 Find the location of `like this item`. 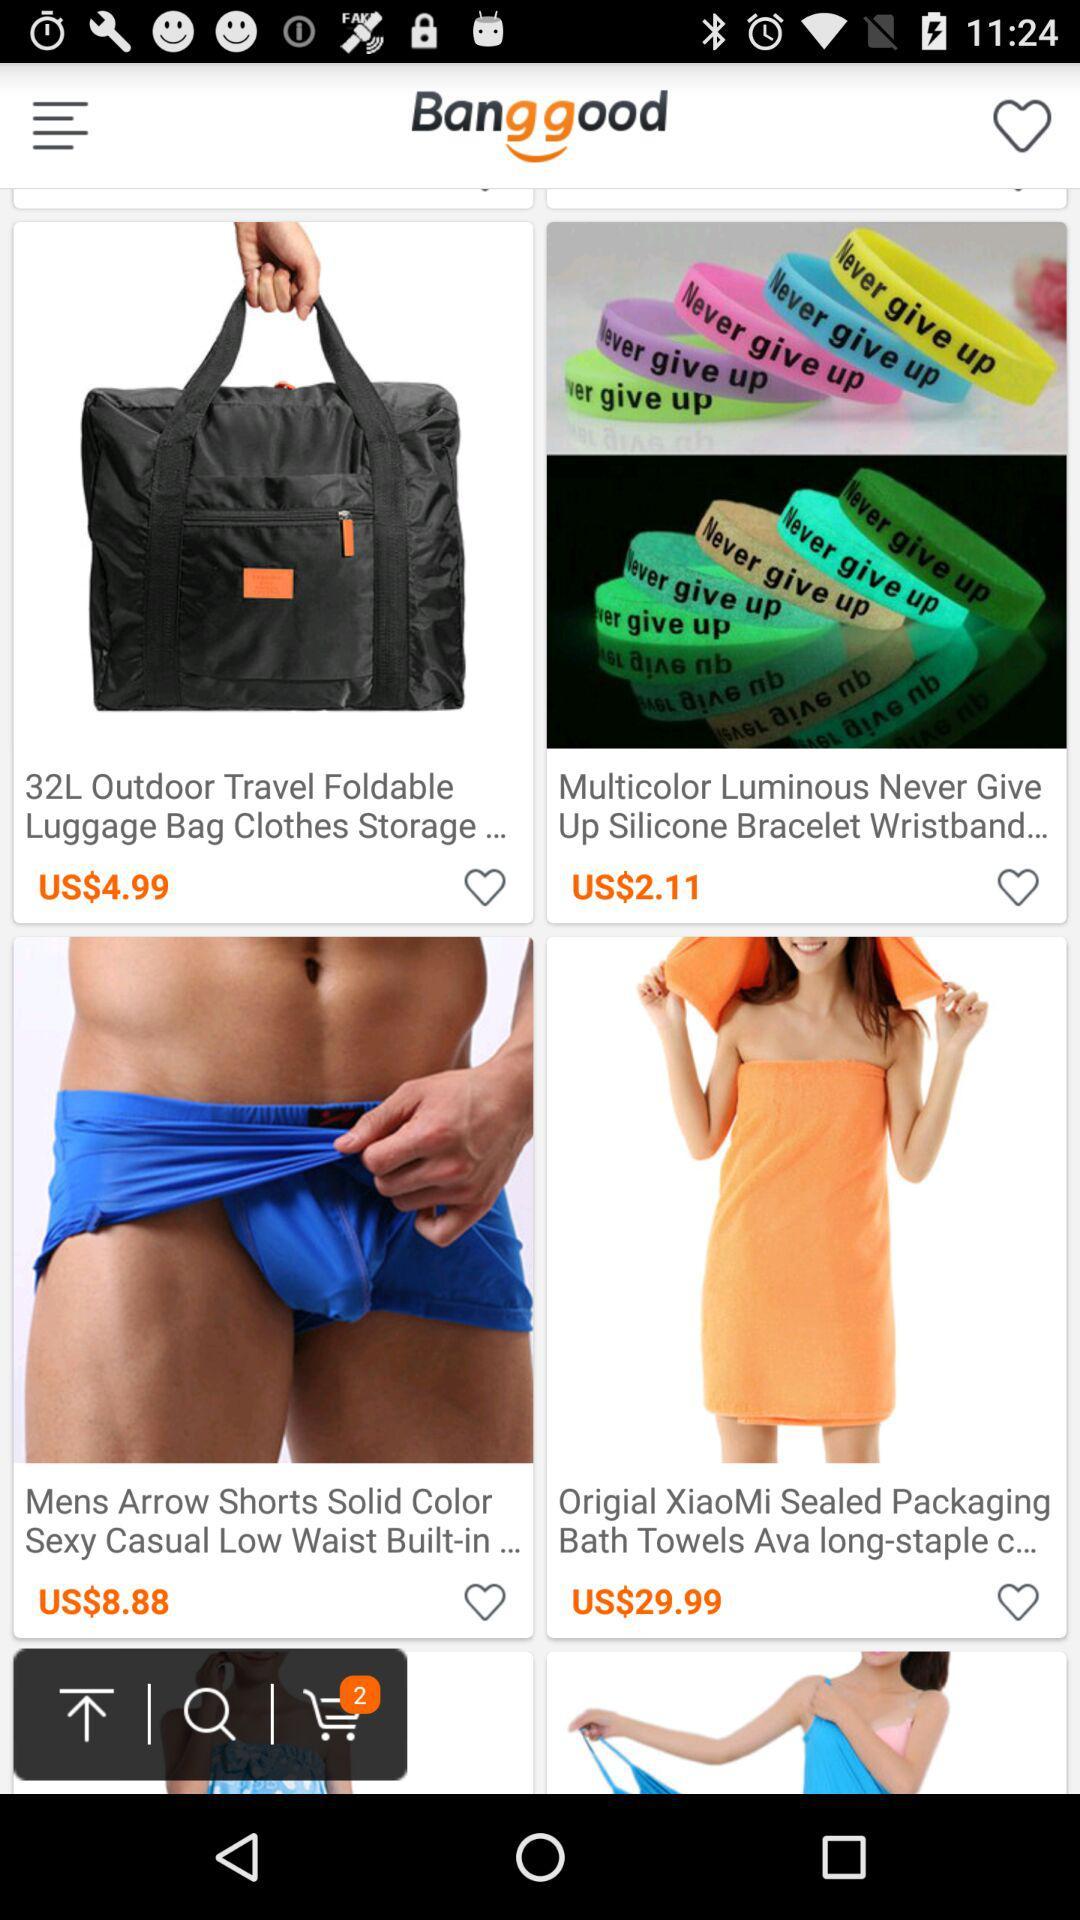

like this item is located at coordinates (485, 192).